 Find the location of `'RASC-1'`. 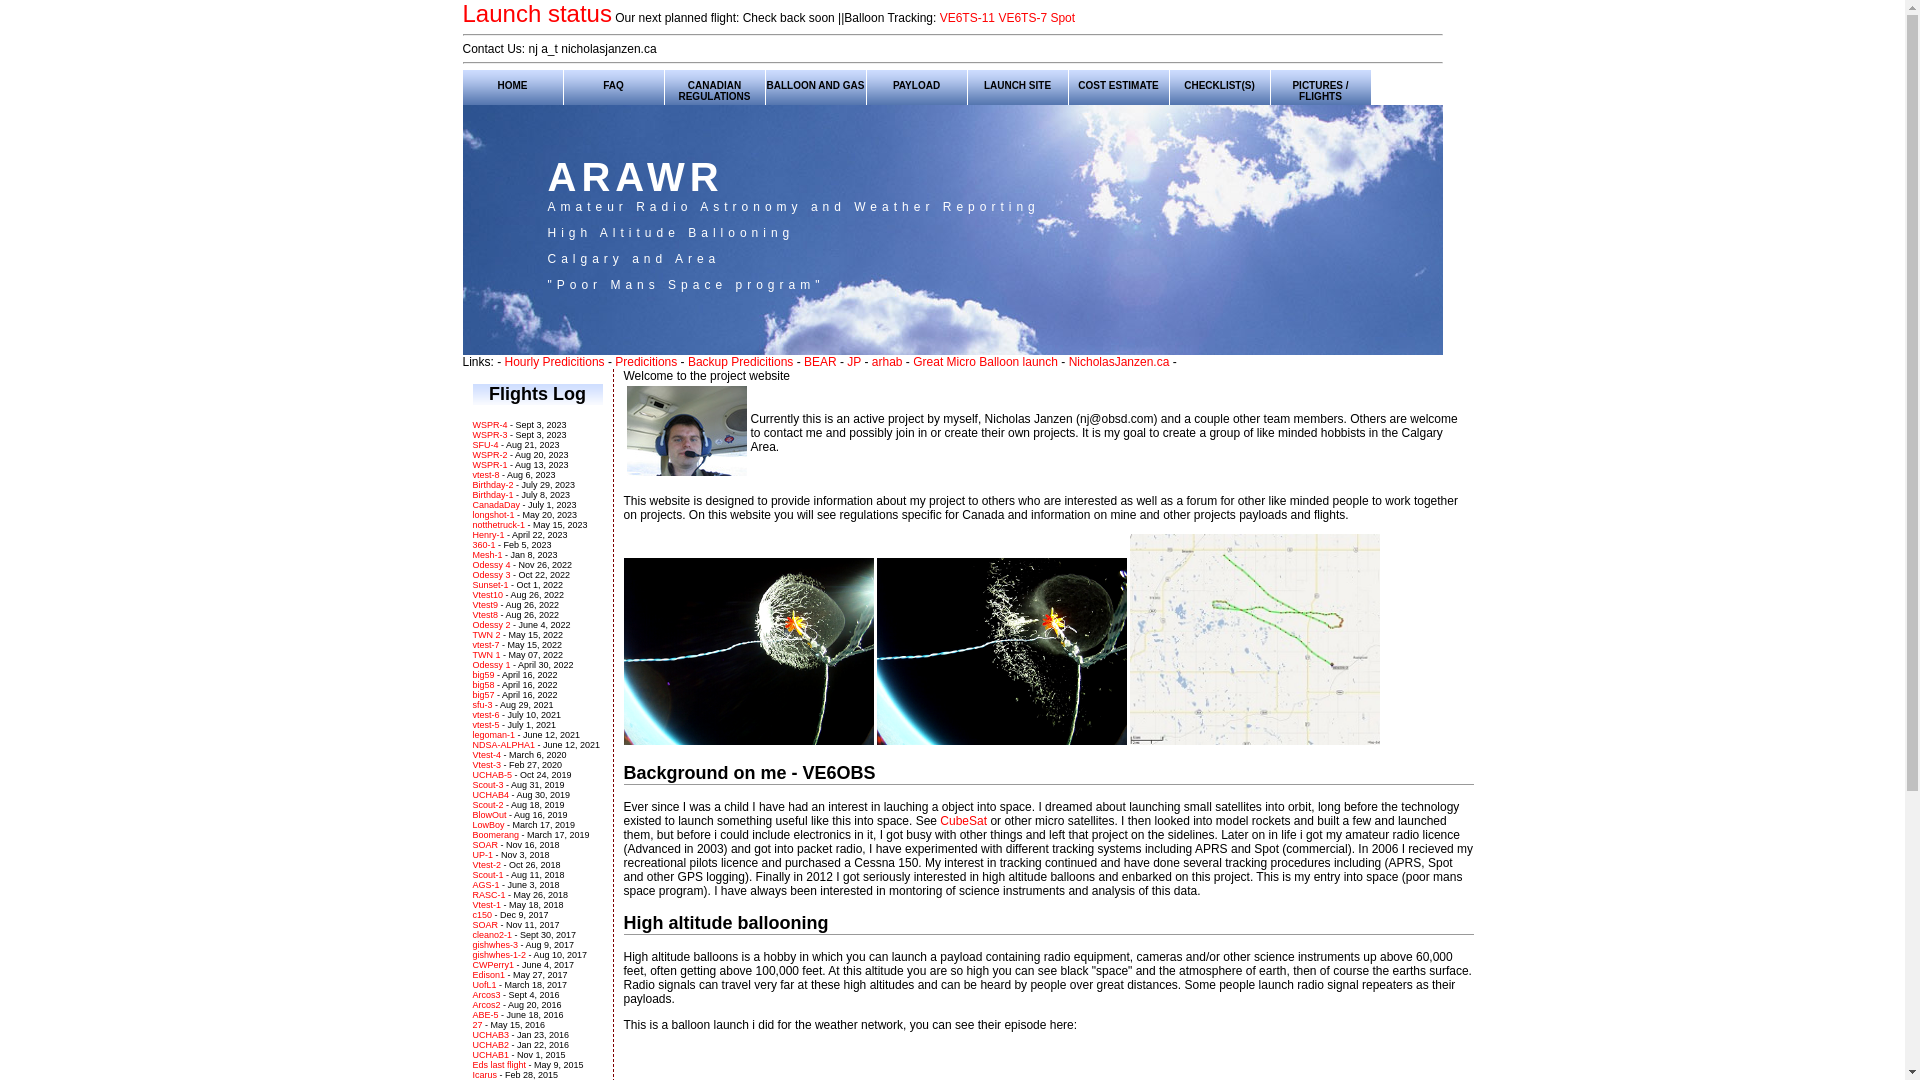

'RASC-1' is located at coordinates (488, 893).